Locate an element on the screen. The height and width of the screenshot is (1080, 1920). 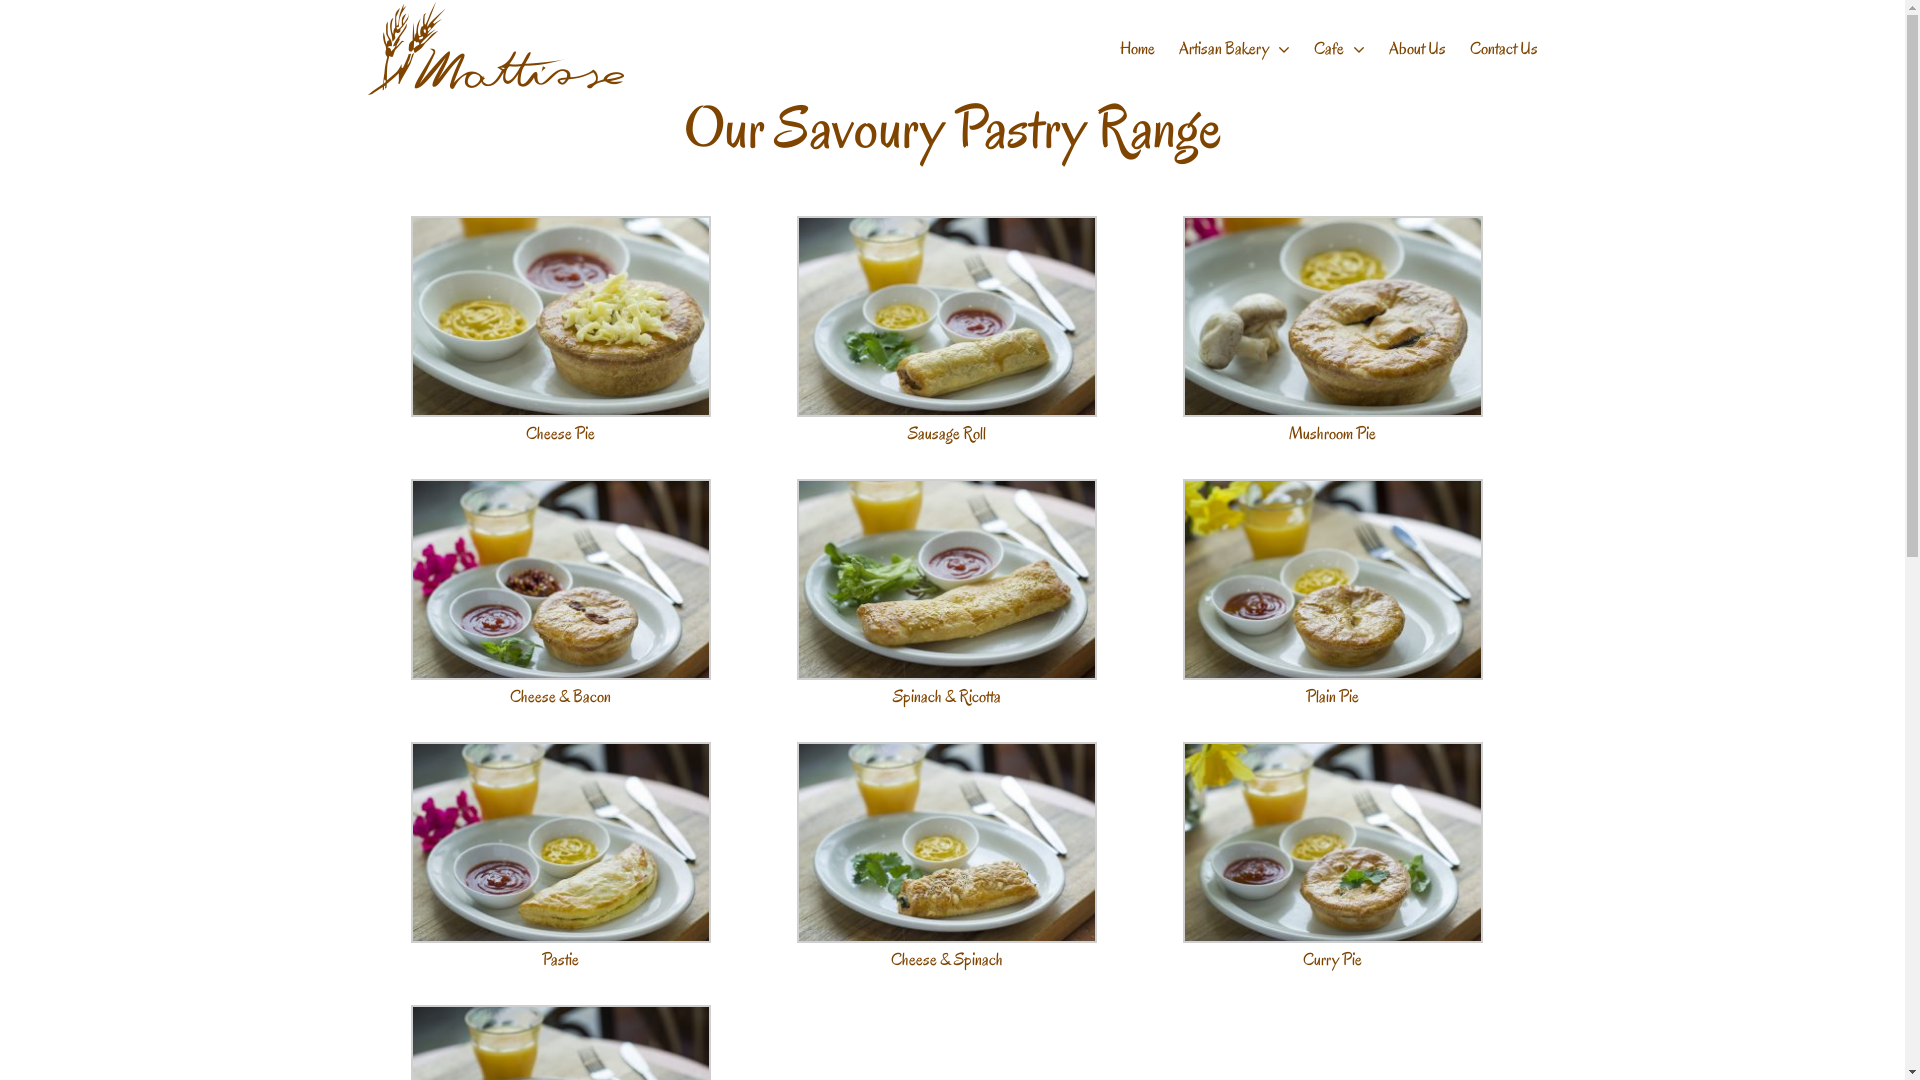
'About Us' is located at coordinates (1415, 48).